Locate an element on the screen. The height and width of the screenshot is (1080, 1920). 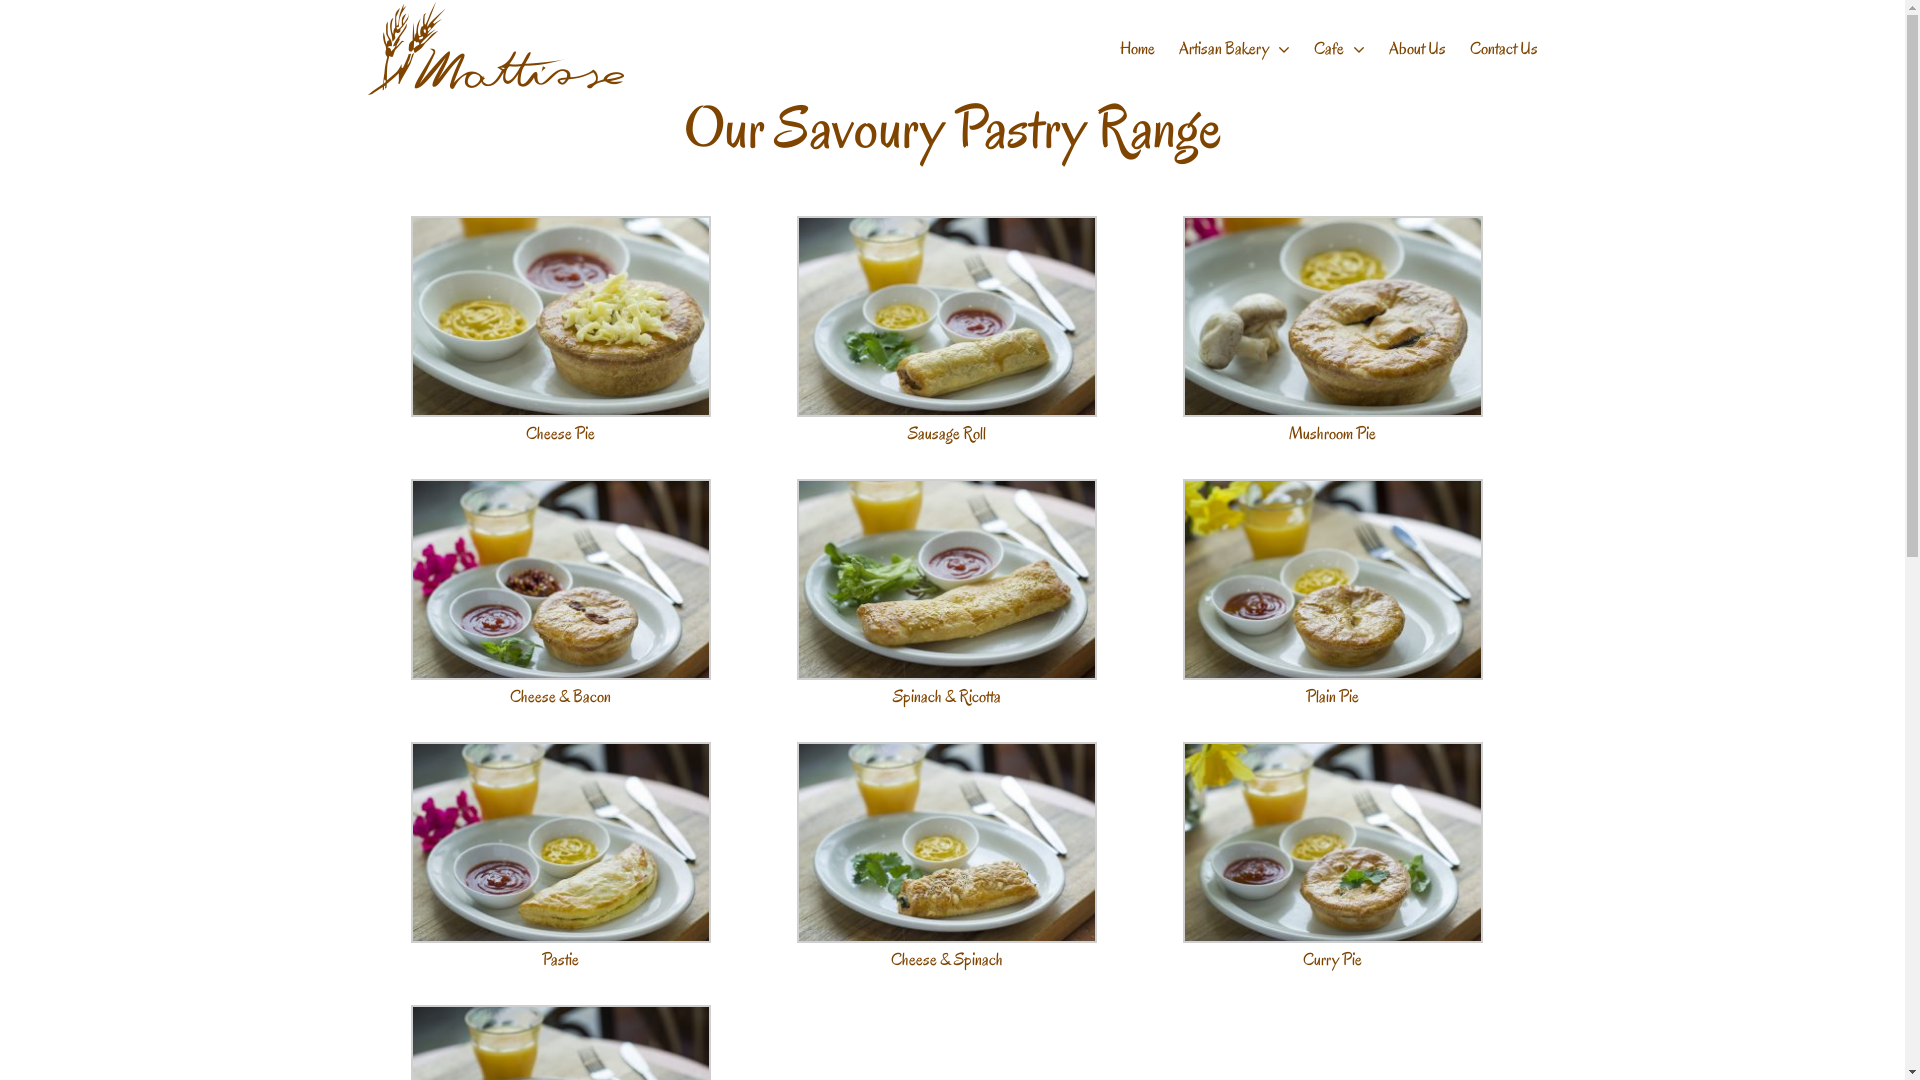
'About Us' is located at coordinates (1415, 48).